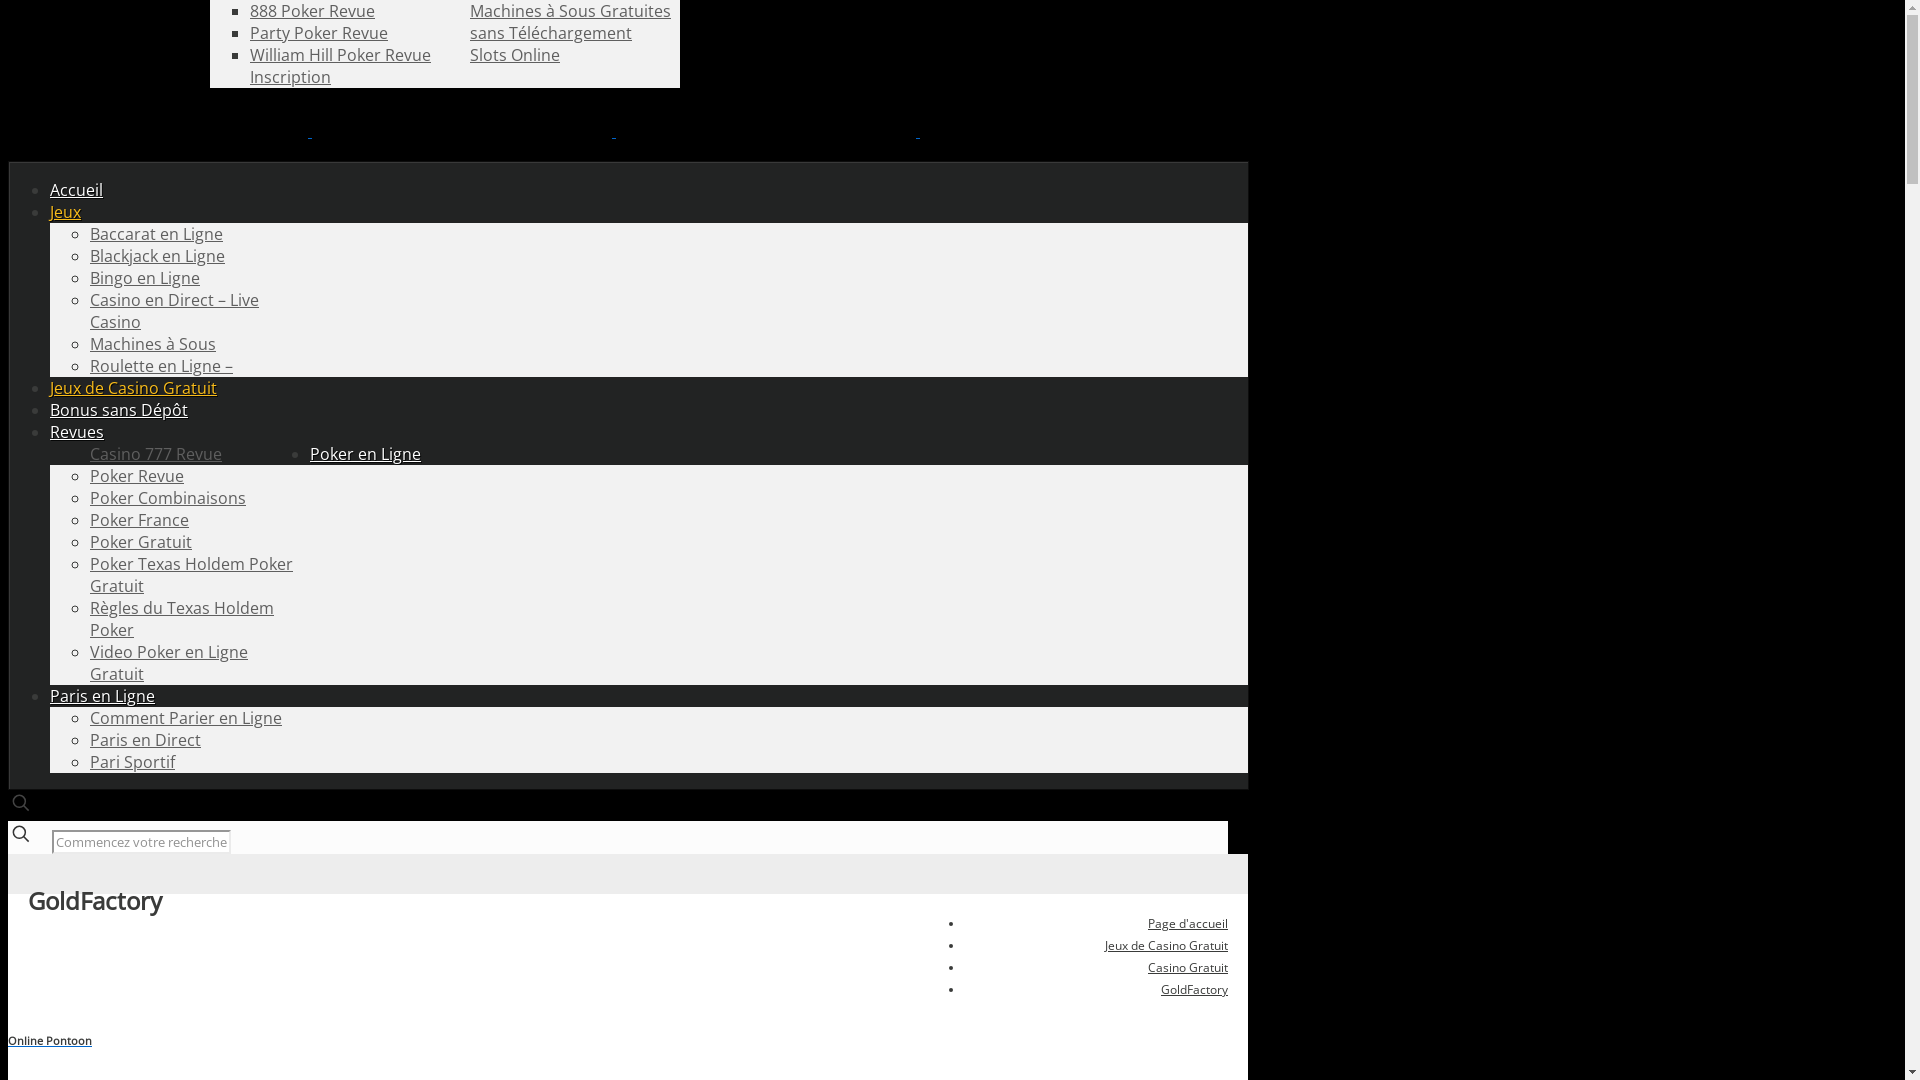 This screenshot has width=1920, height=1080. I want to click on 'Poker Texas Holdem Poker Gratuit', so click(191, 574).